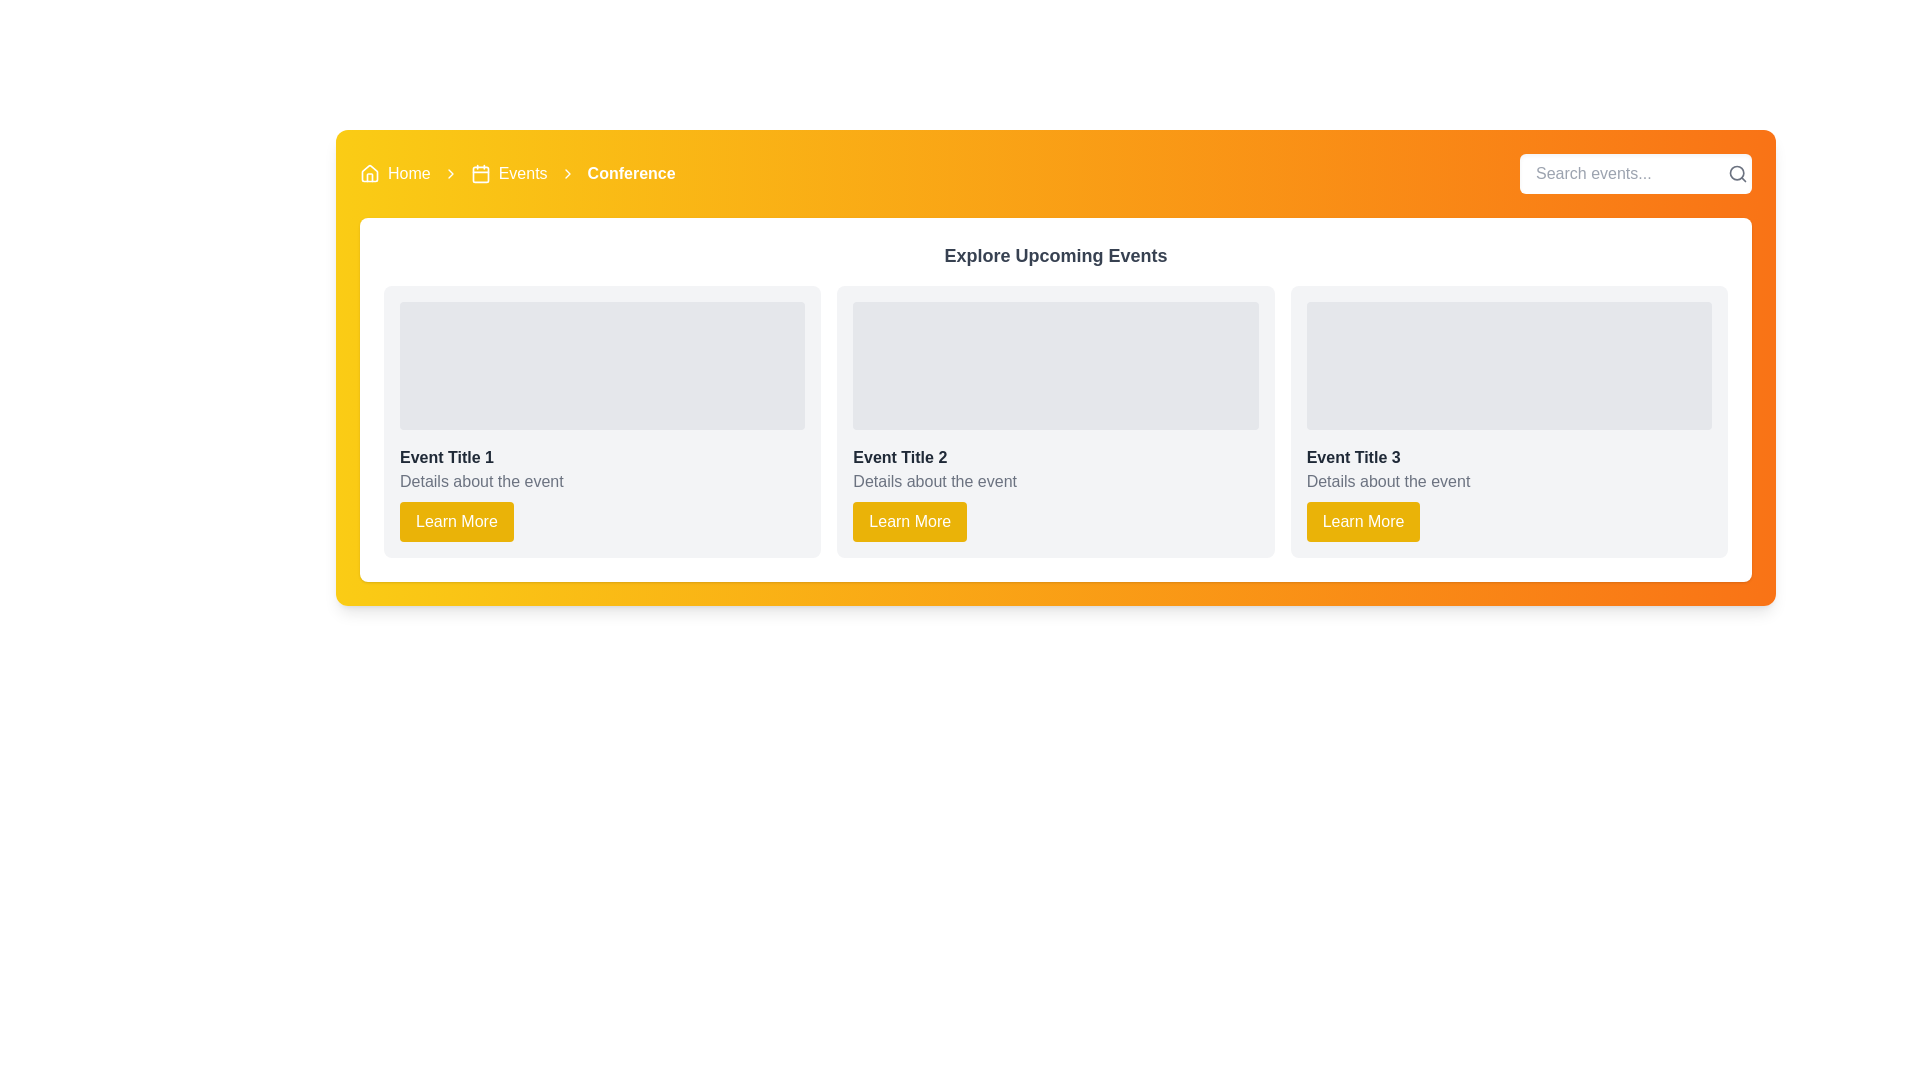 The height and width of the screenshot is (1080, 1920). What do you see at coordinates (1736, 172) in the screenshot?
I see `the interactive button with a search icon located in the top-right corner of the interface to initiate a search` at bounding box center [1736, 172].